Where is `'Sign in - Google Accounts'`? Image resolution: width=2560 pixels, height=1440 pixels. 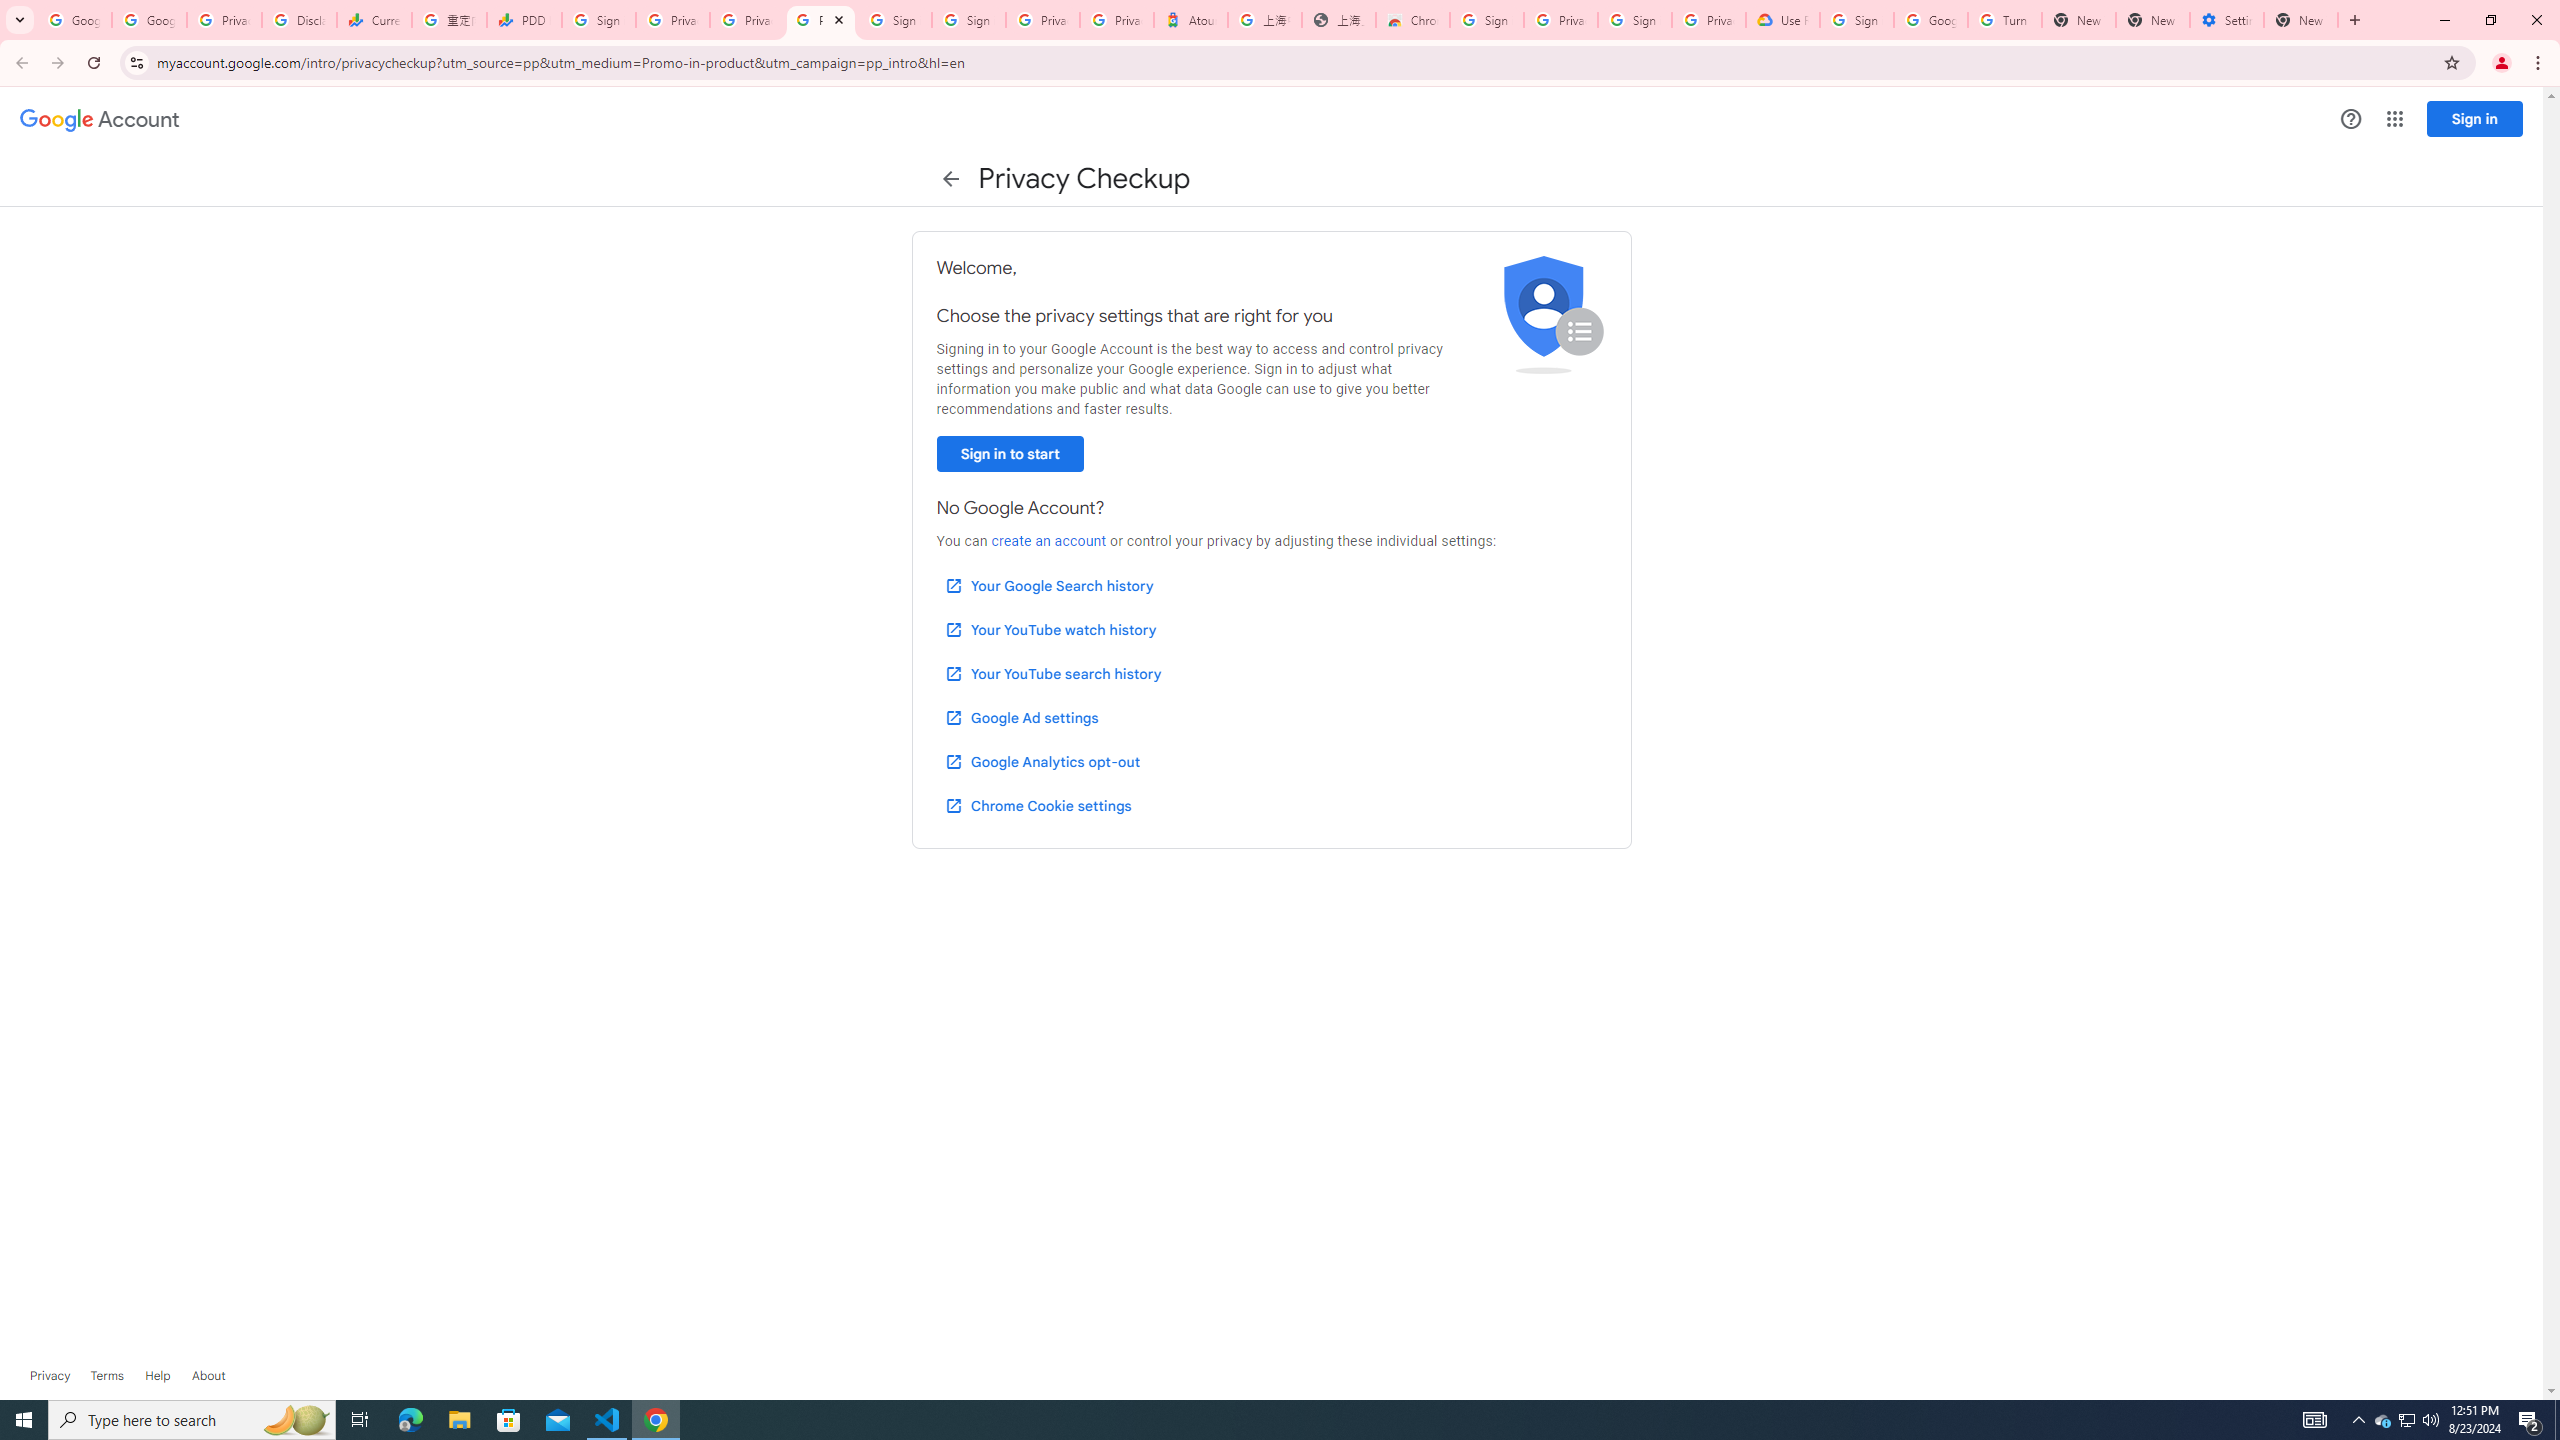 'Sign in - Google Accounts' is located at coordinates (896, 19).